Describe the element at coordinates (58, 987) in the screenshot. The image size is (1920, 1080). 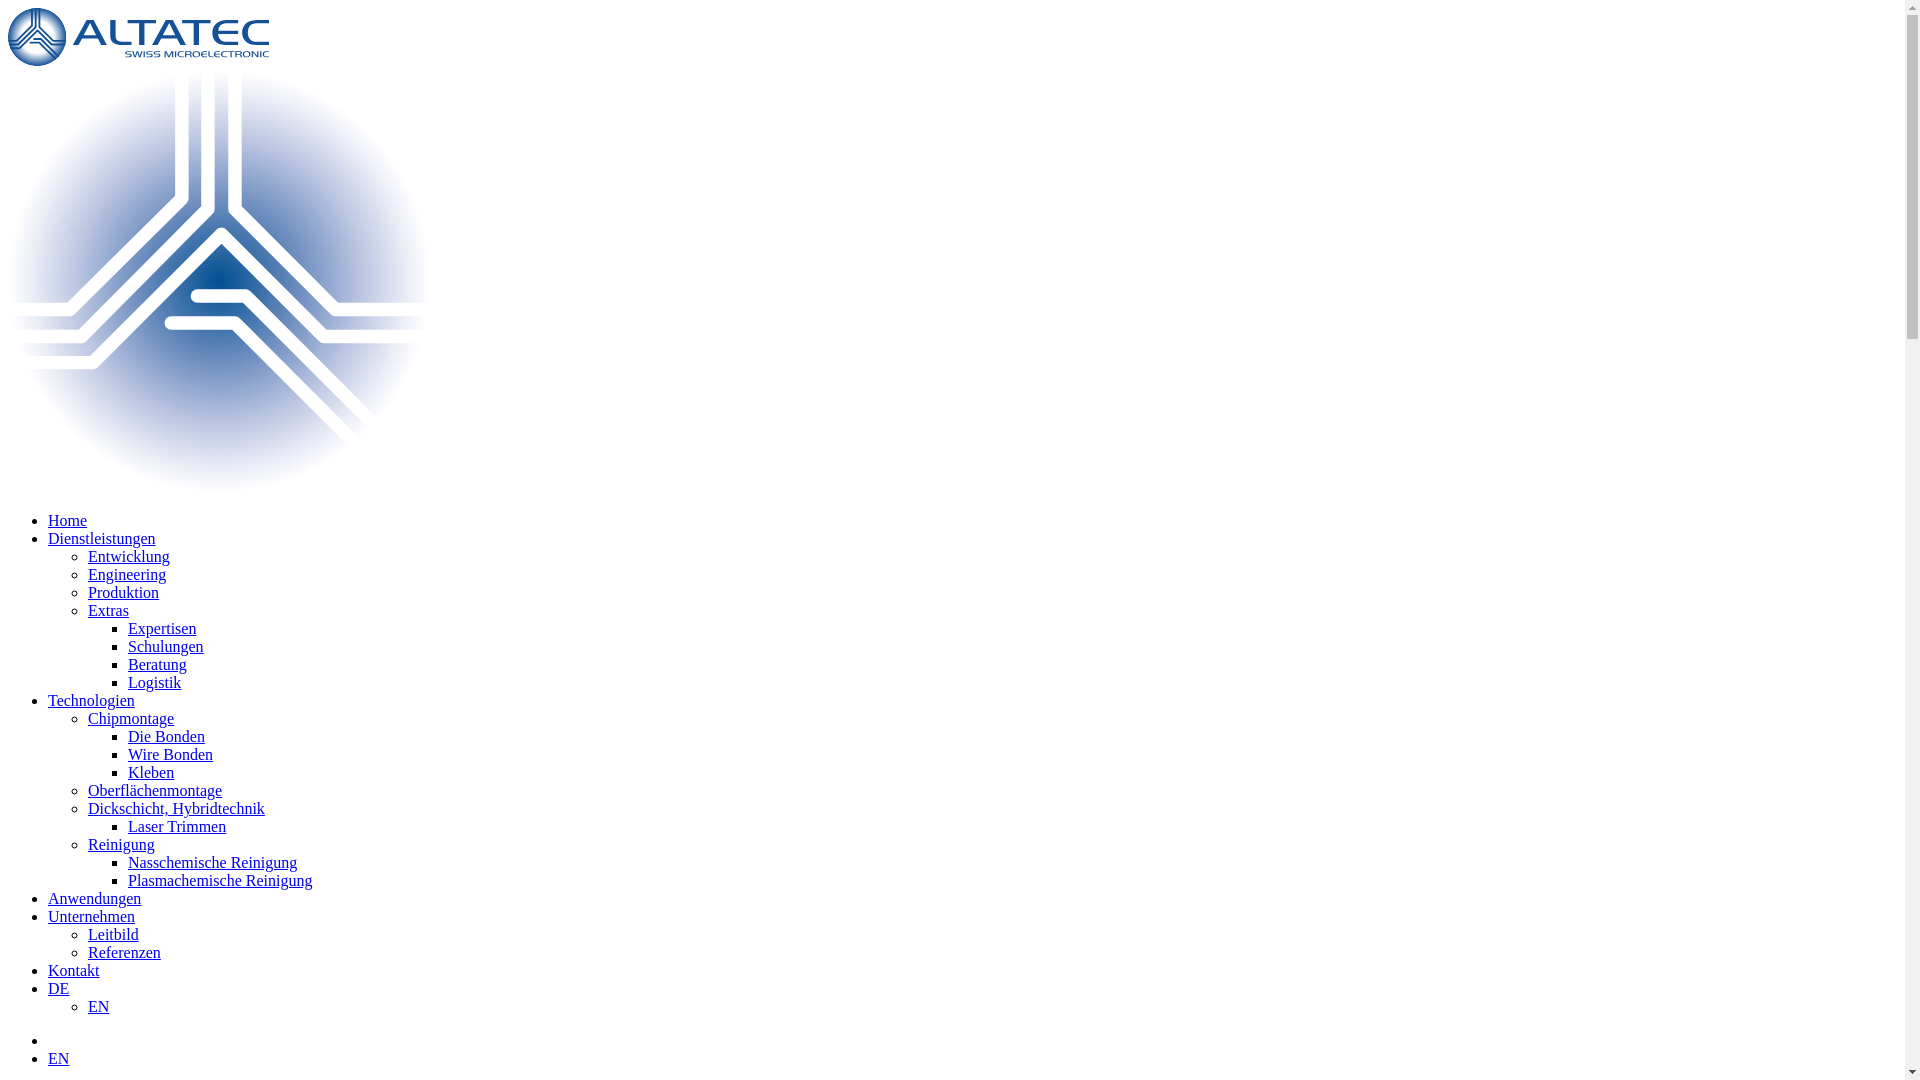
I see `'DE'` at that location.